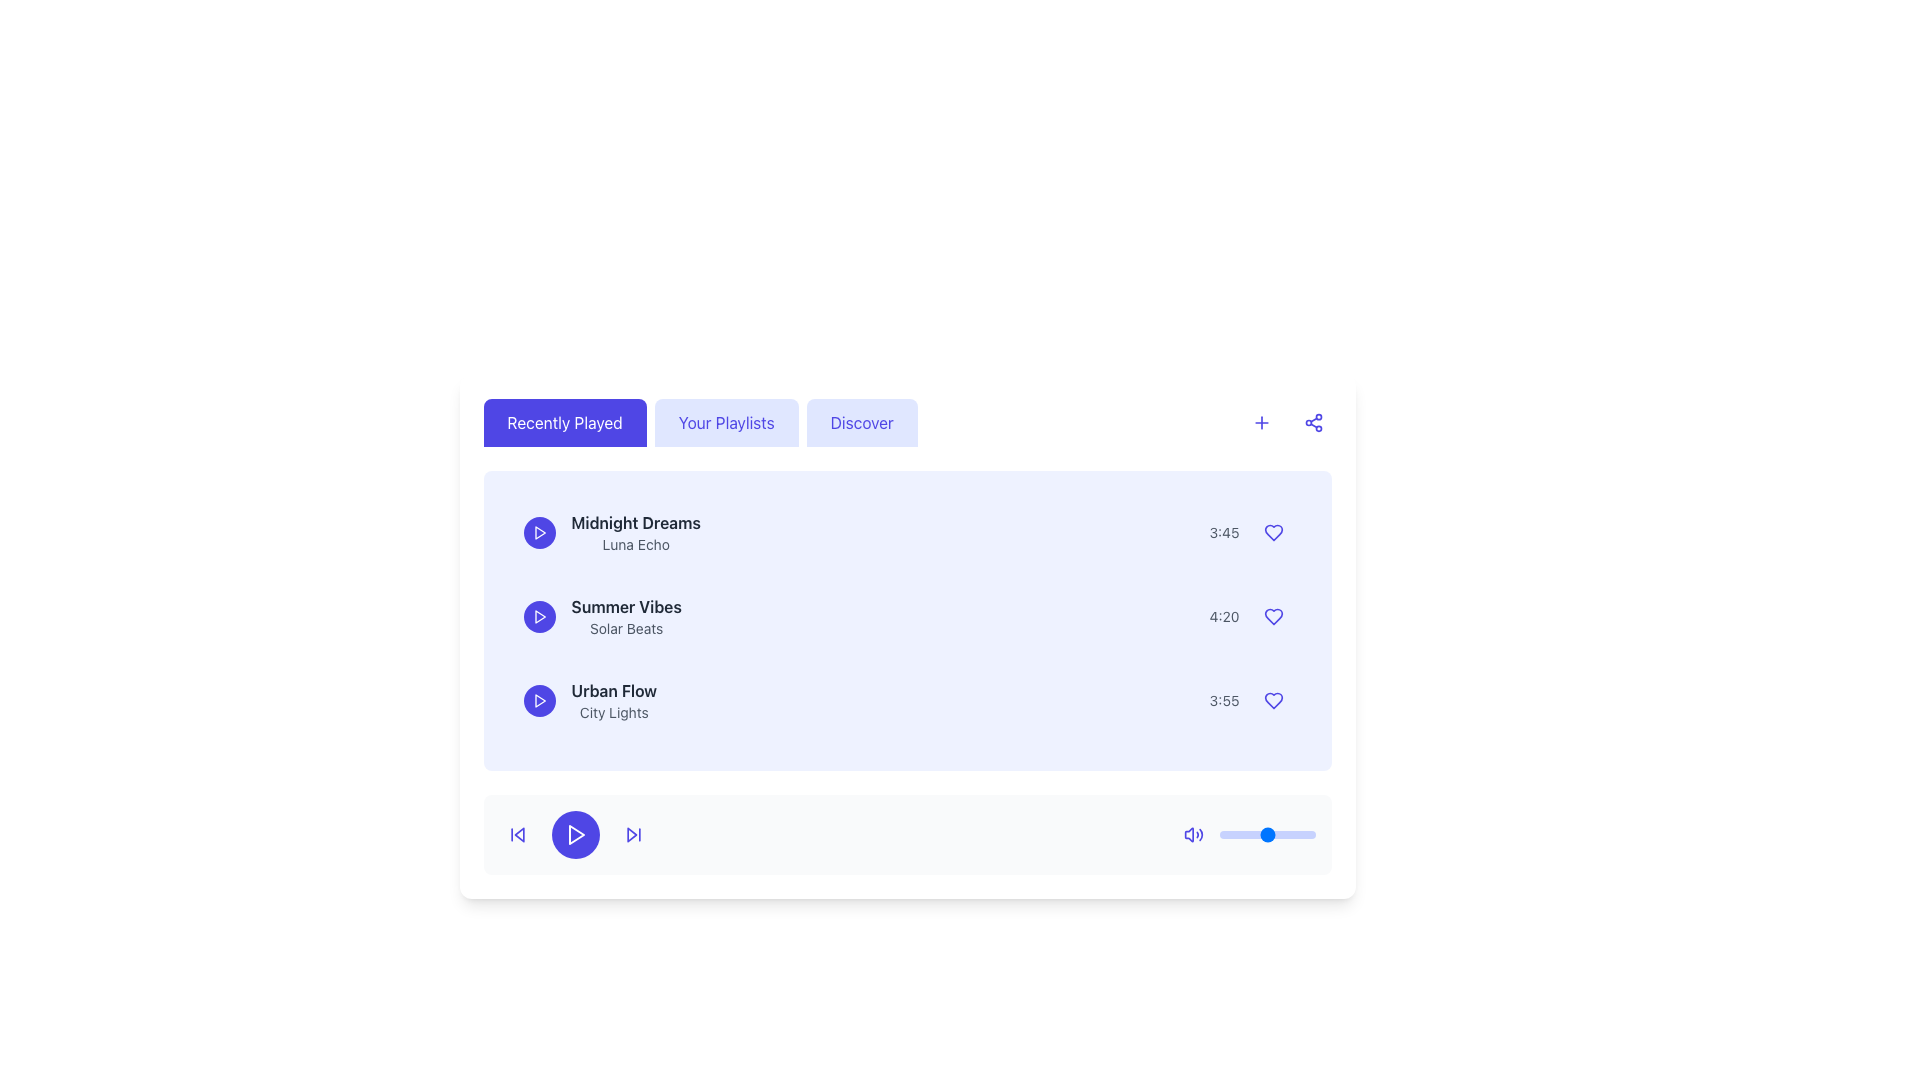  I want to click on the slider, so click(1270, 834).